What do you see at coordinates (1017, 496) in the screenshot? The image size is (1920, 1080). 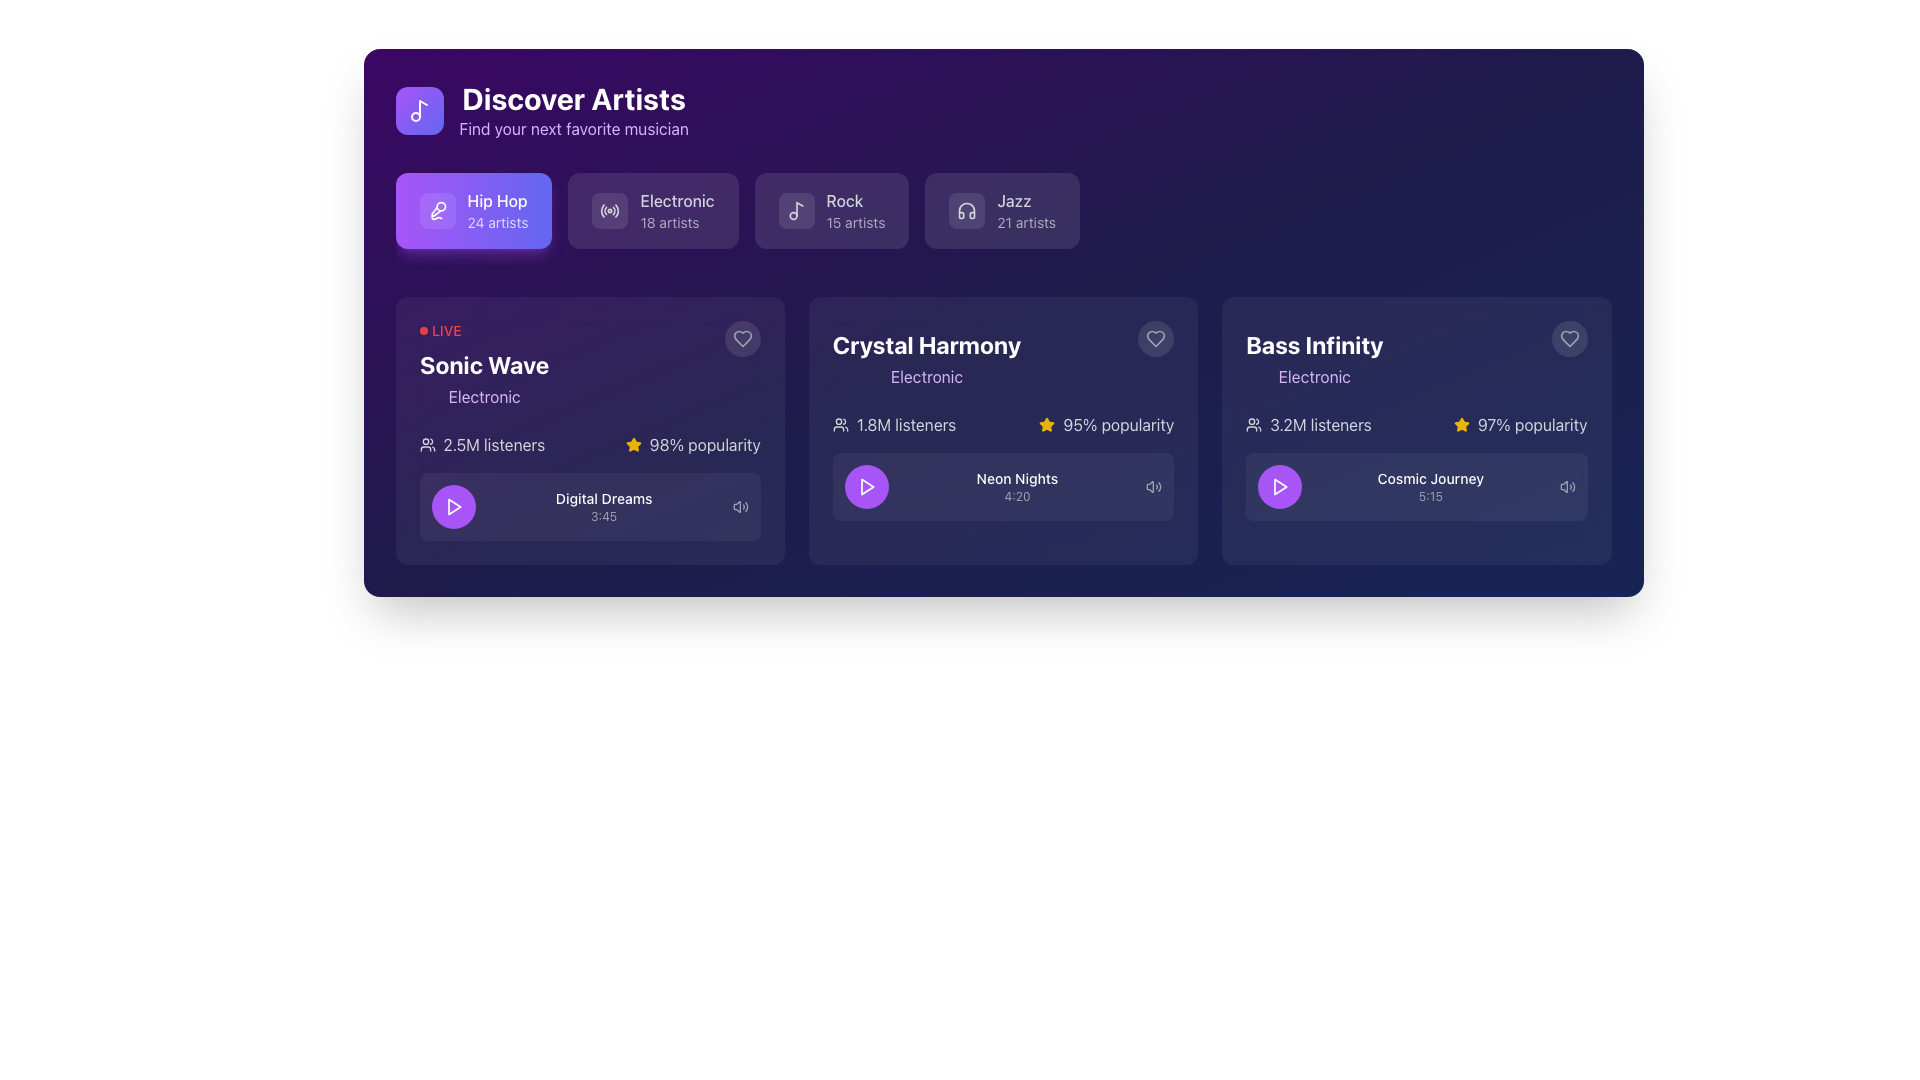 I see `the Label/Text Display that shows the duration related to 'Neon Nights', positioned directly below the text 'Neon Nights' in the middle card under the 'Crystal Harmony' section` at bounding box center [1017, 496].